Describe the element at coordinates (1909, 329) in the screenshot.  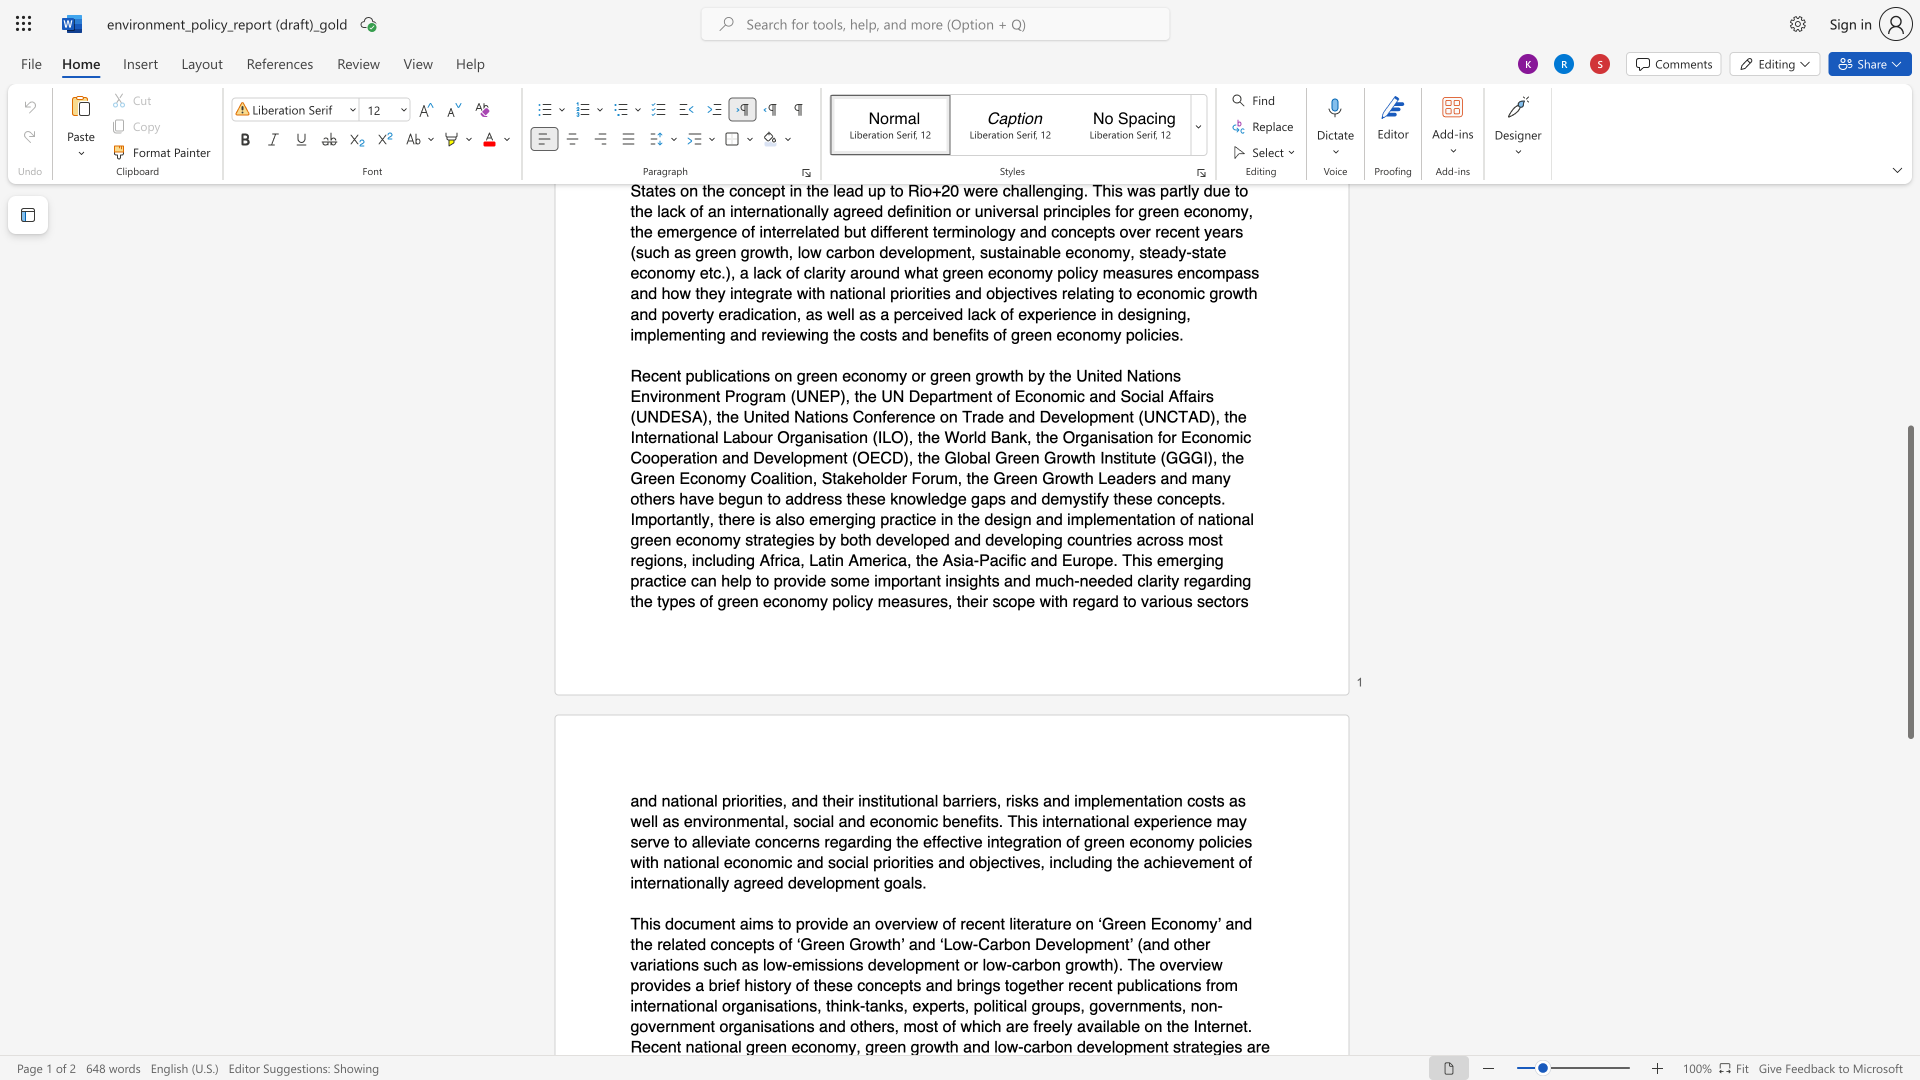
I see `the scrollbar` at that location.